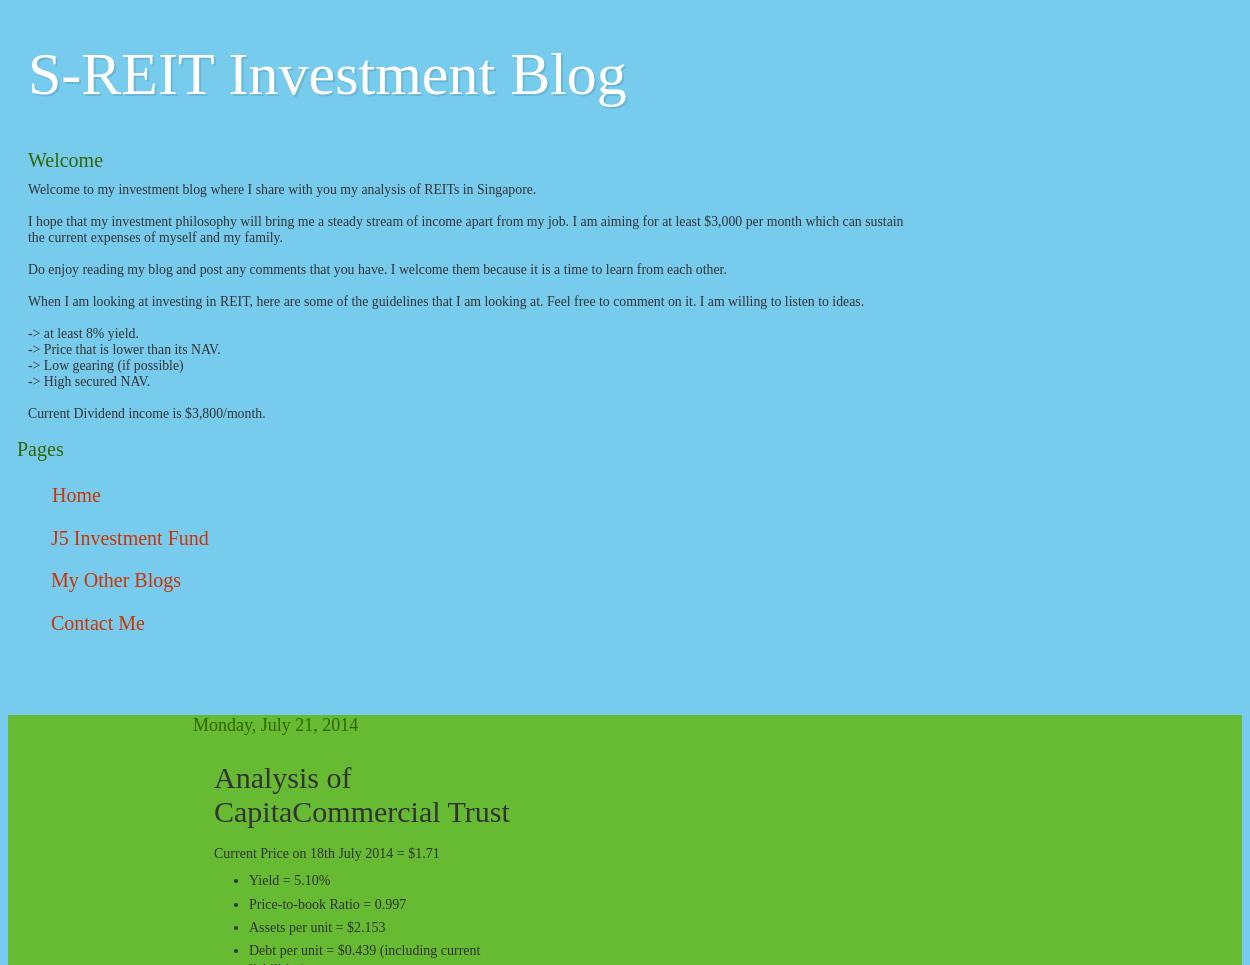 The height and width of the screenshot is (965, 1250). I want to click on 'My Other Blogs', so click(51, 579).